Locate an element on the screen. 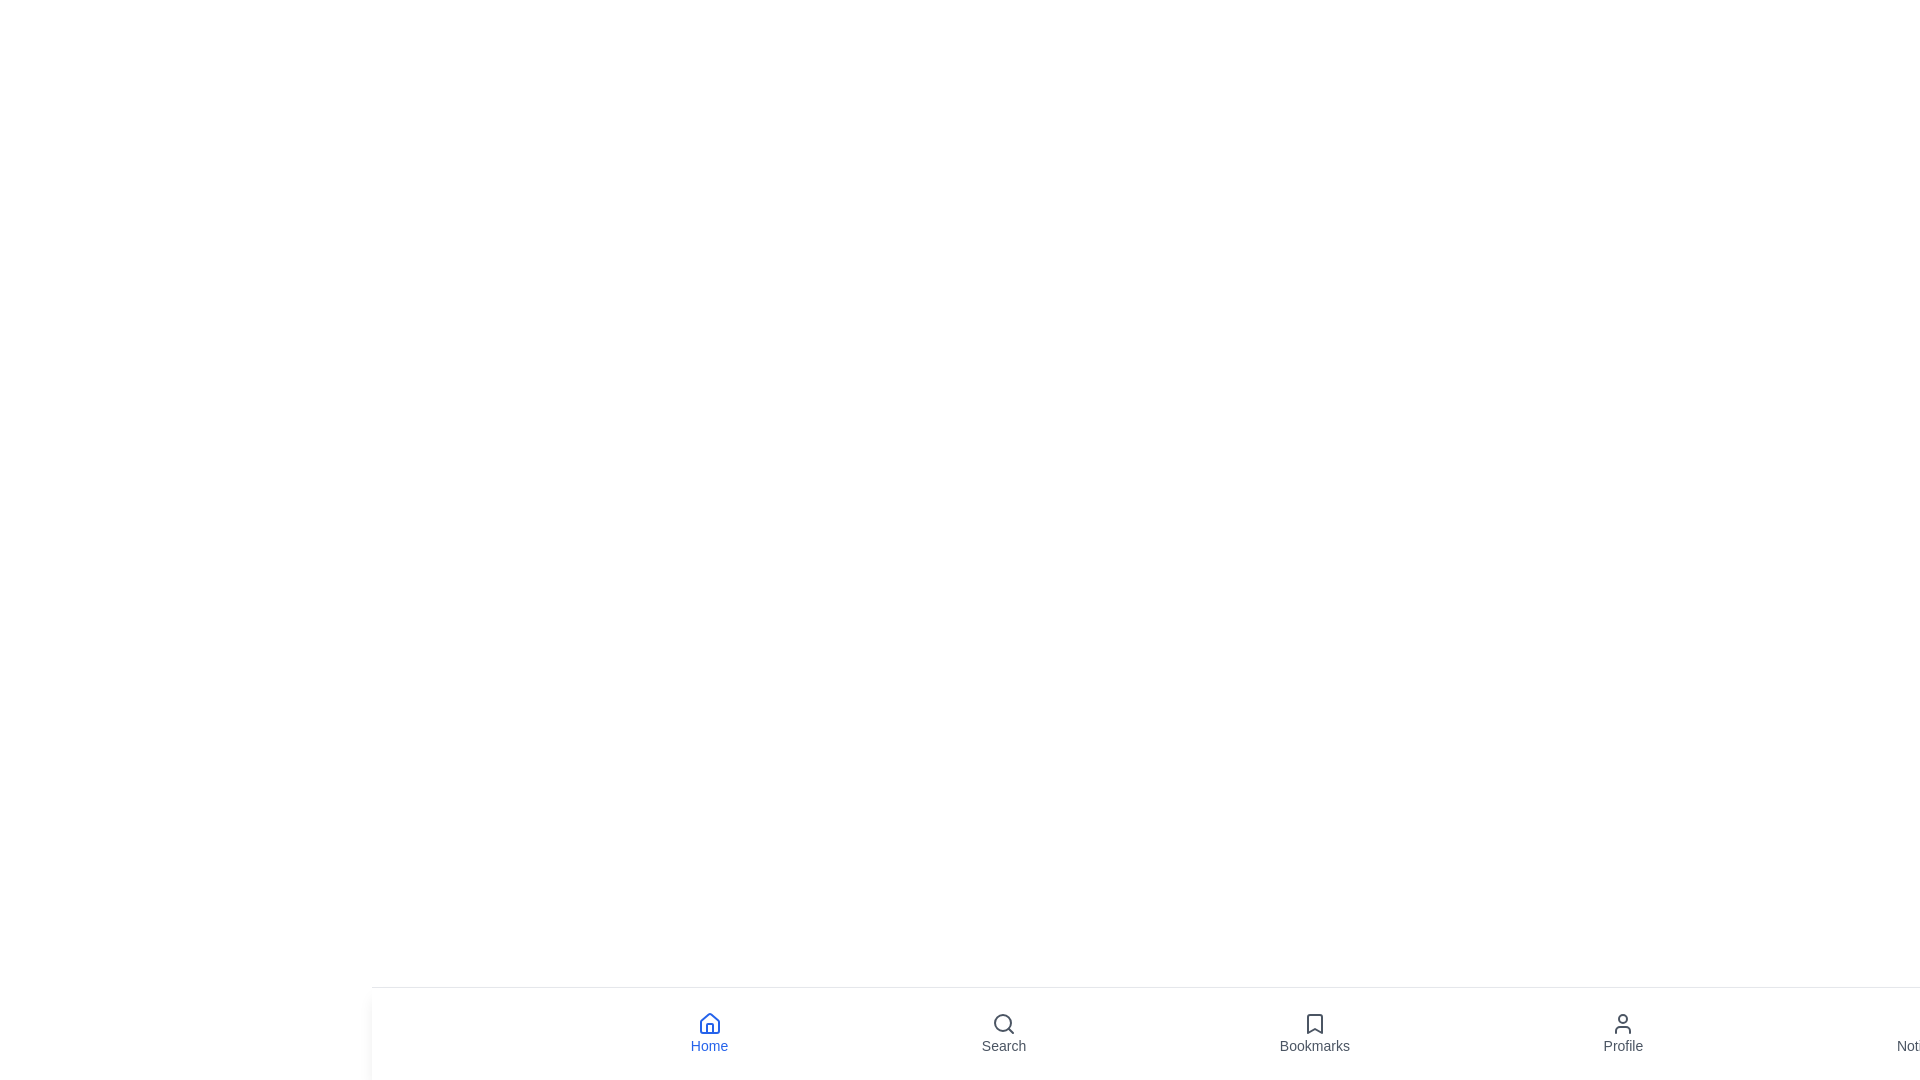 This screenshot has width=1920, height=1080. the Profile icon in the bottom navigation bar is located at coordinates (1623, 1033).